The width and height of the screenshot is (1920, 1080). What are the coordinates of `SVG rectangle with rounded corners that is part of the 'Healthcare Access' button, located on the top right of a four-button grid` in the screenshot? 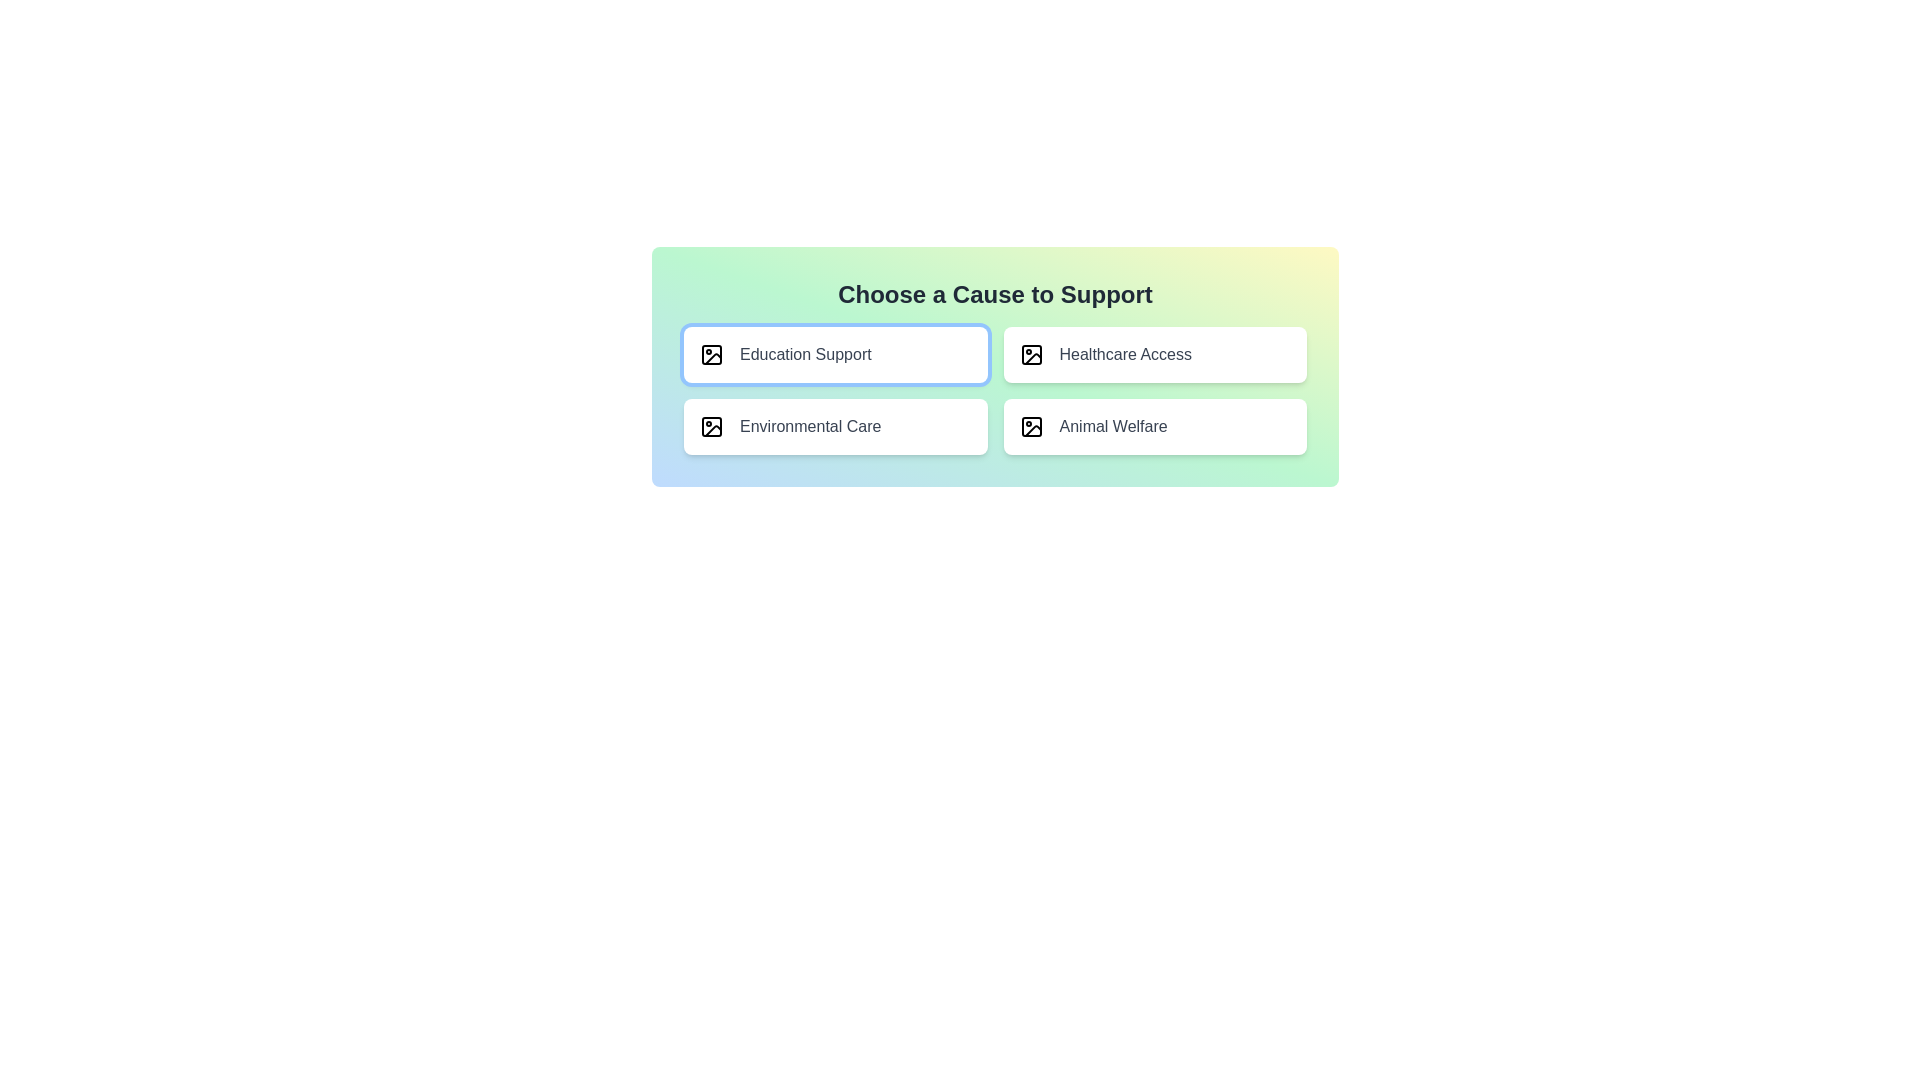 It's located at (1031, 353).